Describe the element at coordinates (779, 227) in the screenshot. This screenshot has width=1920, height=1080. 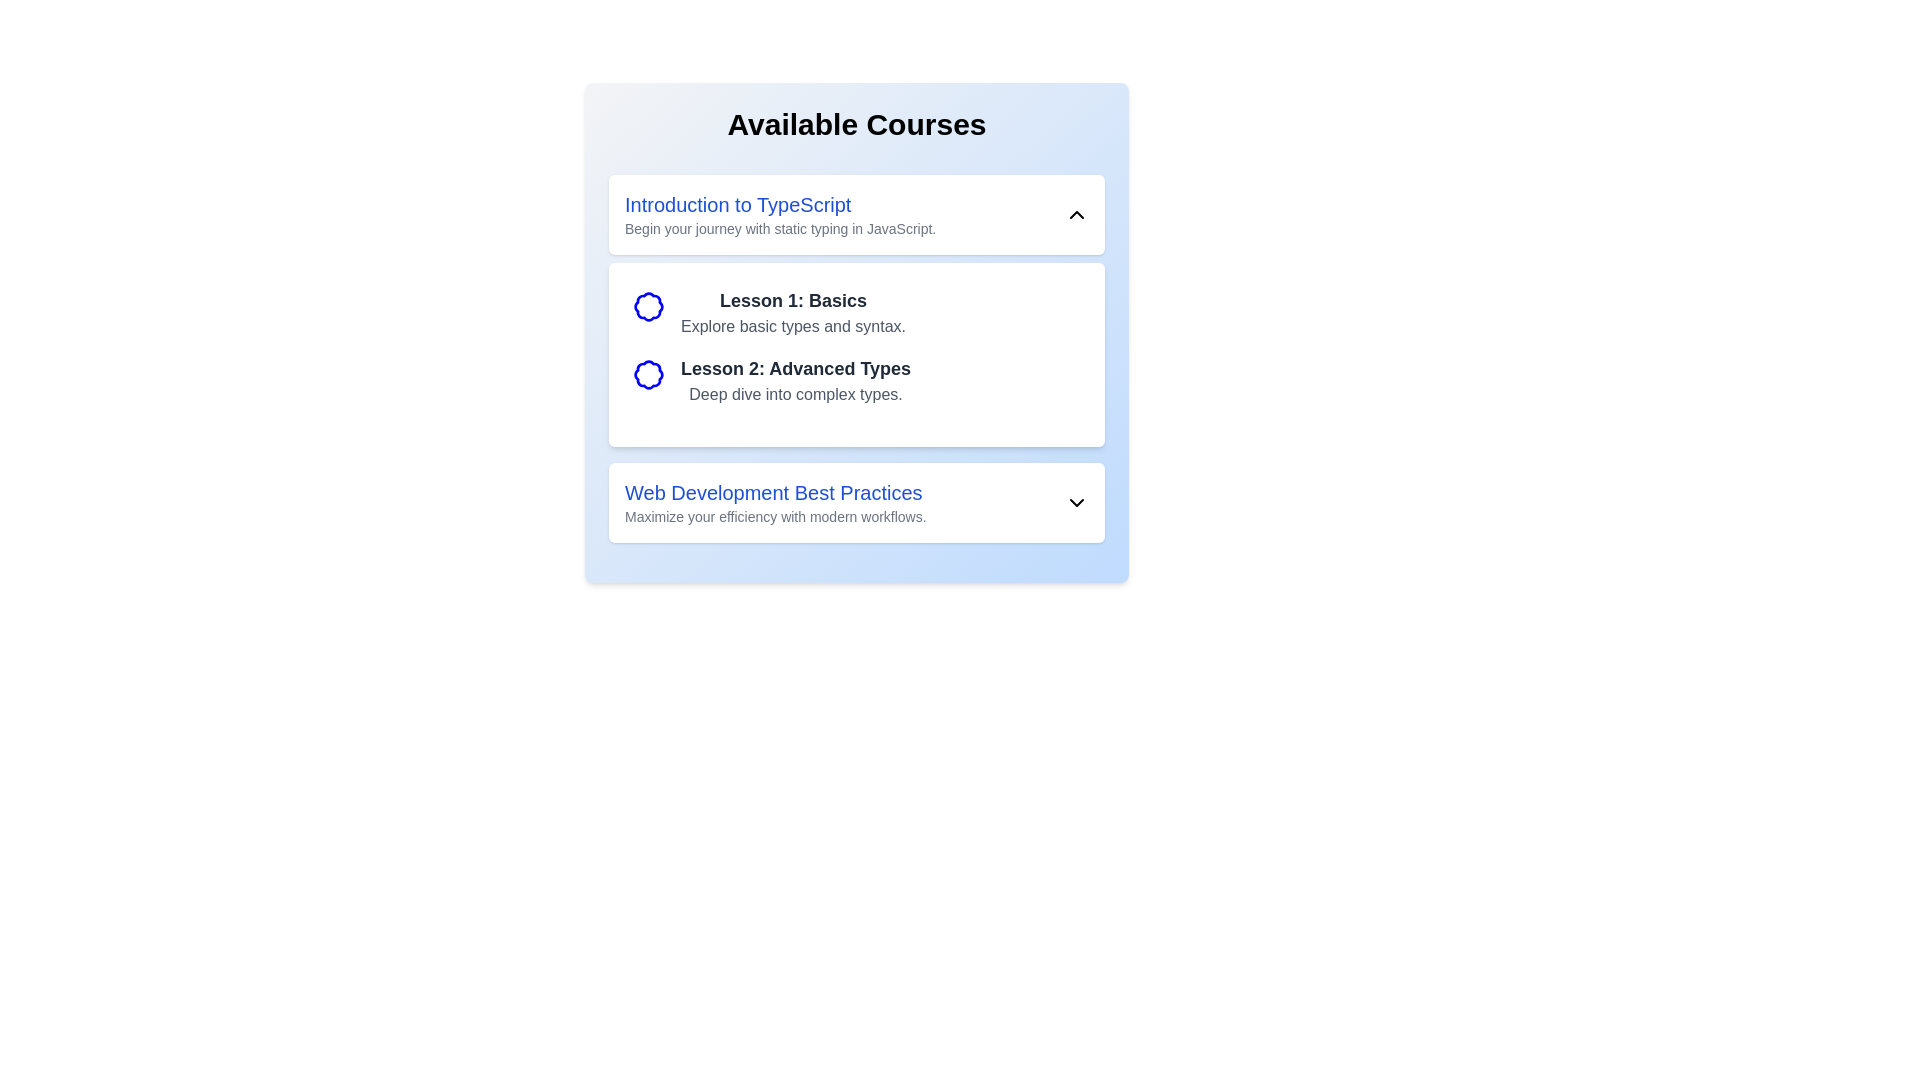
I see `the Text label that says 'Begin your journey with static typing in JavaScript.', which is styled in a smaller gray font and located beneath the larger blue hyperlink titled 'Introduction to TypeScript'` at that location.